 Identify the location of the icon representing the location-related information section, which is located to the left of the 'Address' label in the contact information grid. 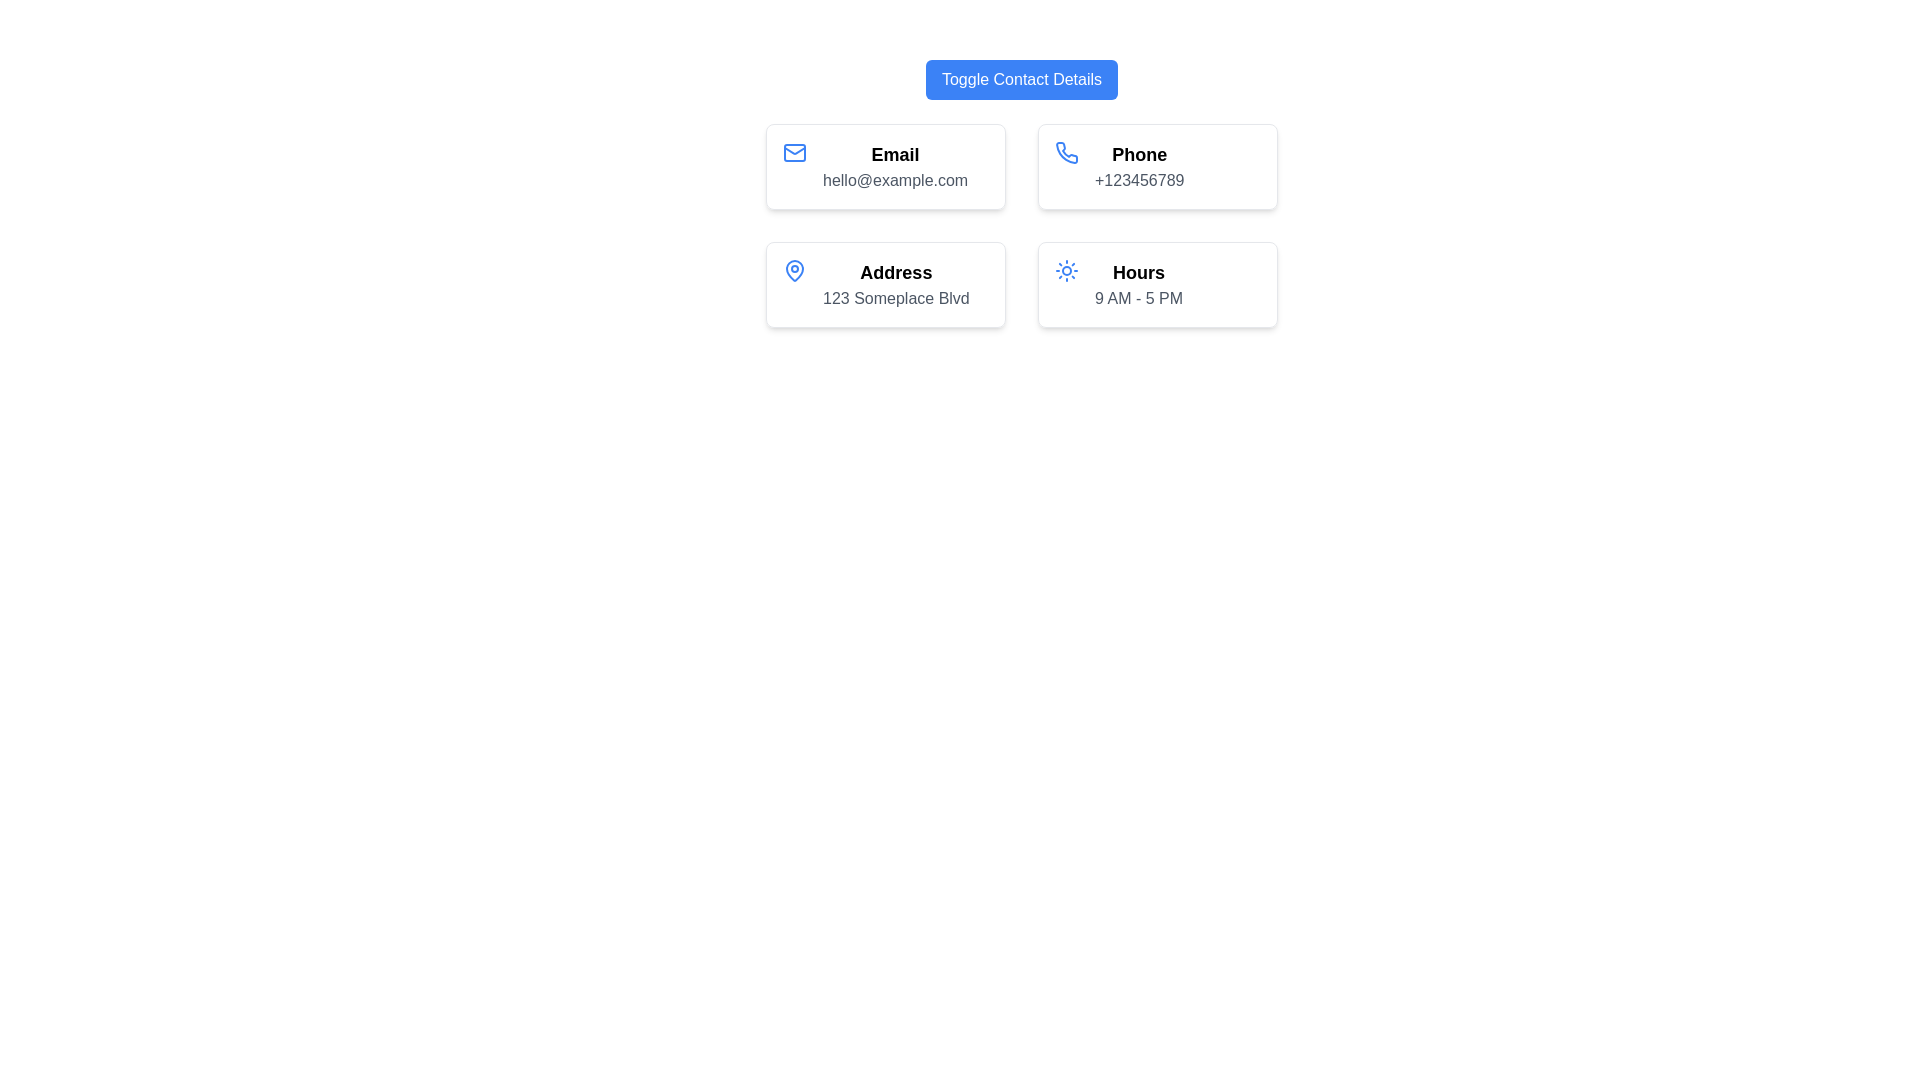
(794, 270).